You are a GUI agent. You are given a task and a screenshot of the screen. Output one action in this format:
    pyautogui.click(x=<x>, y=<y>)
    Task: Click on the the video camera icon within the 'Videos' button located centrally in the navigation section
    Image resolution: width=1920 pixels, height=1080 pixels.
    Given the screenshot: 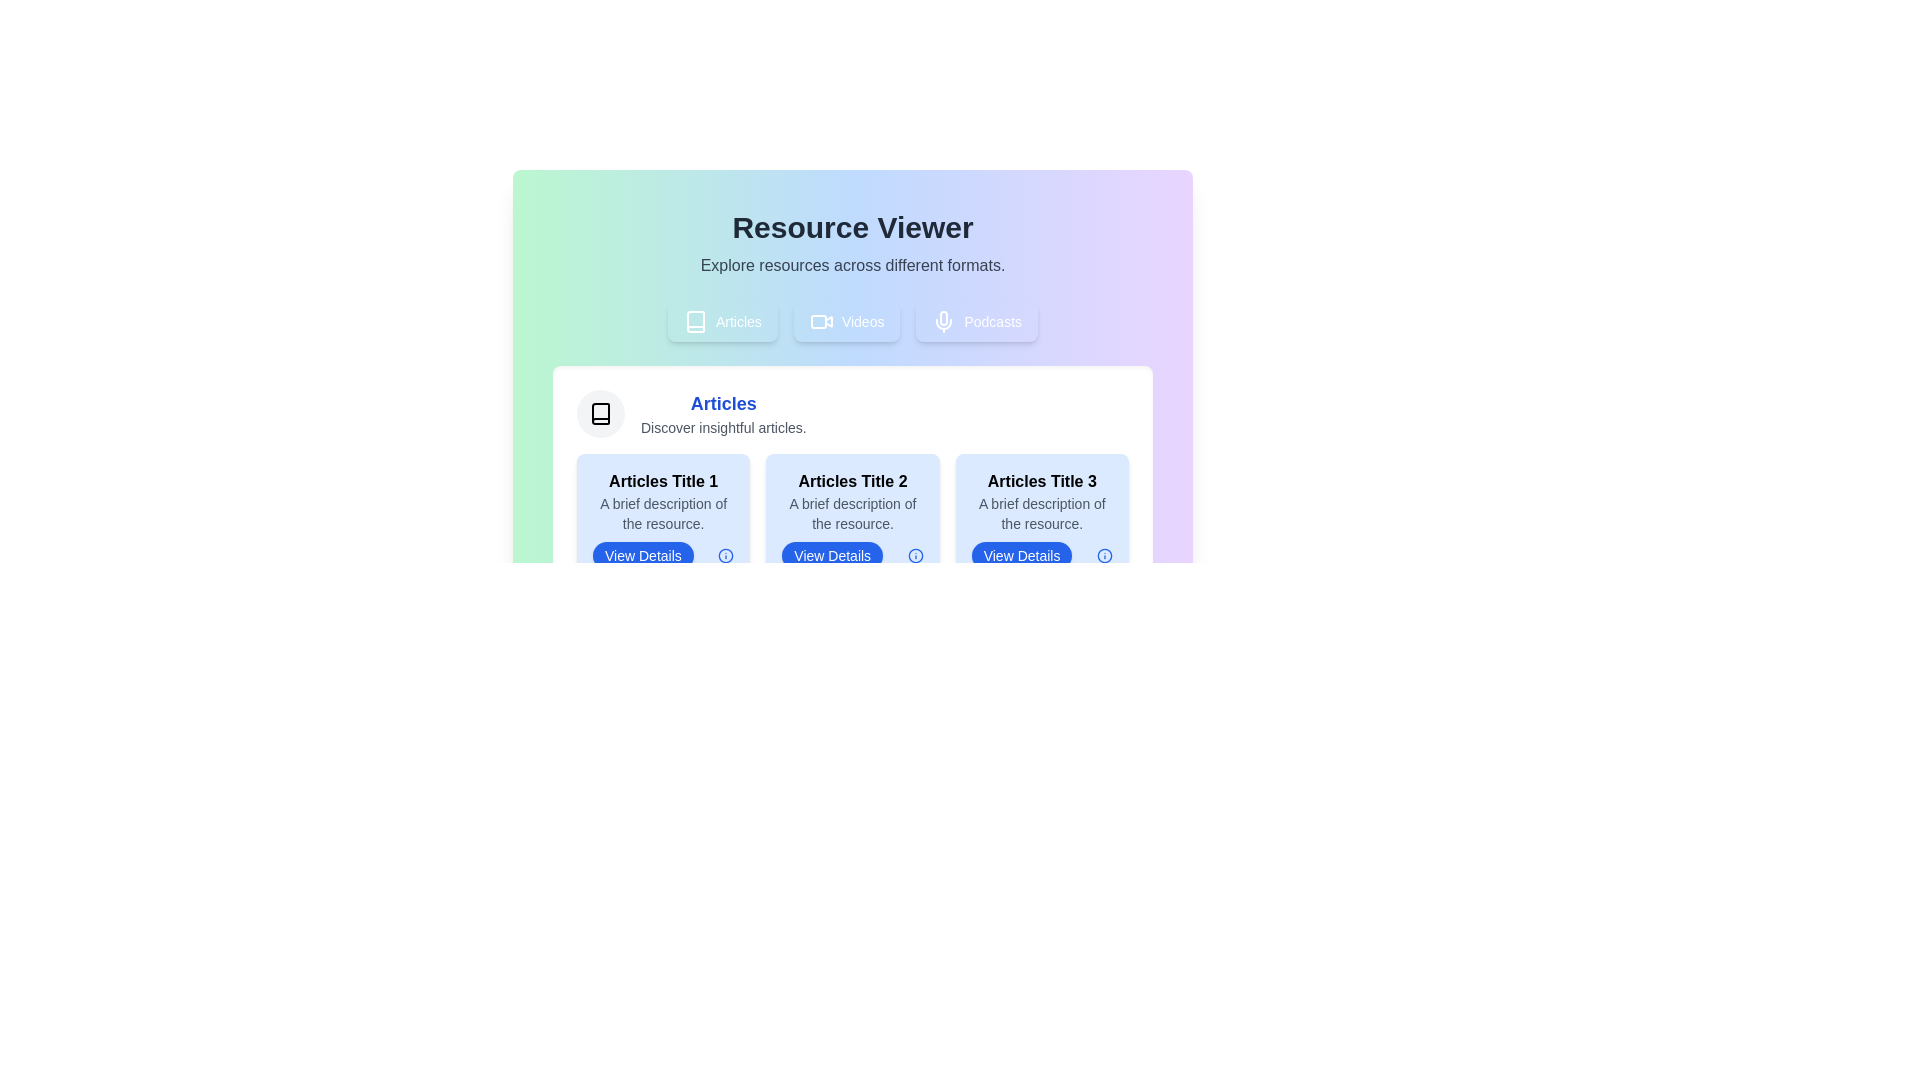 What is the action you would take?
    pyautogui.click(x=821, y=320)
    